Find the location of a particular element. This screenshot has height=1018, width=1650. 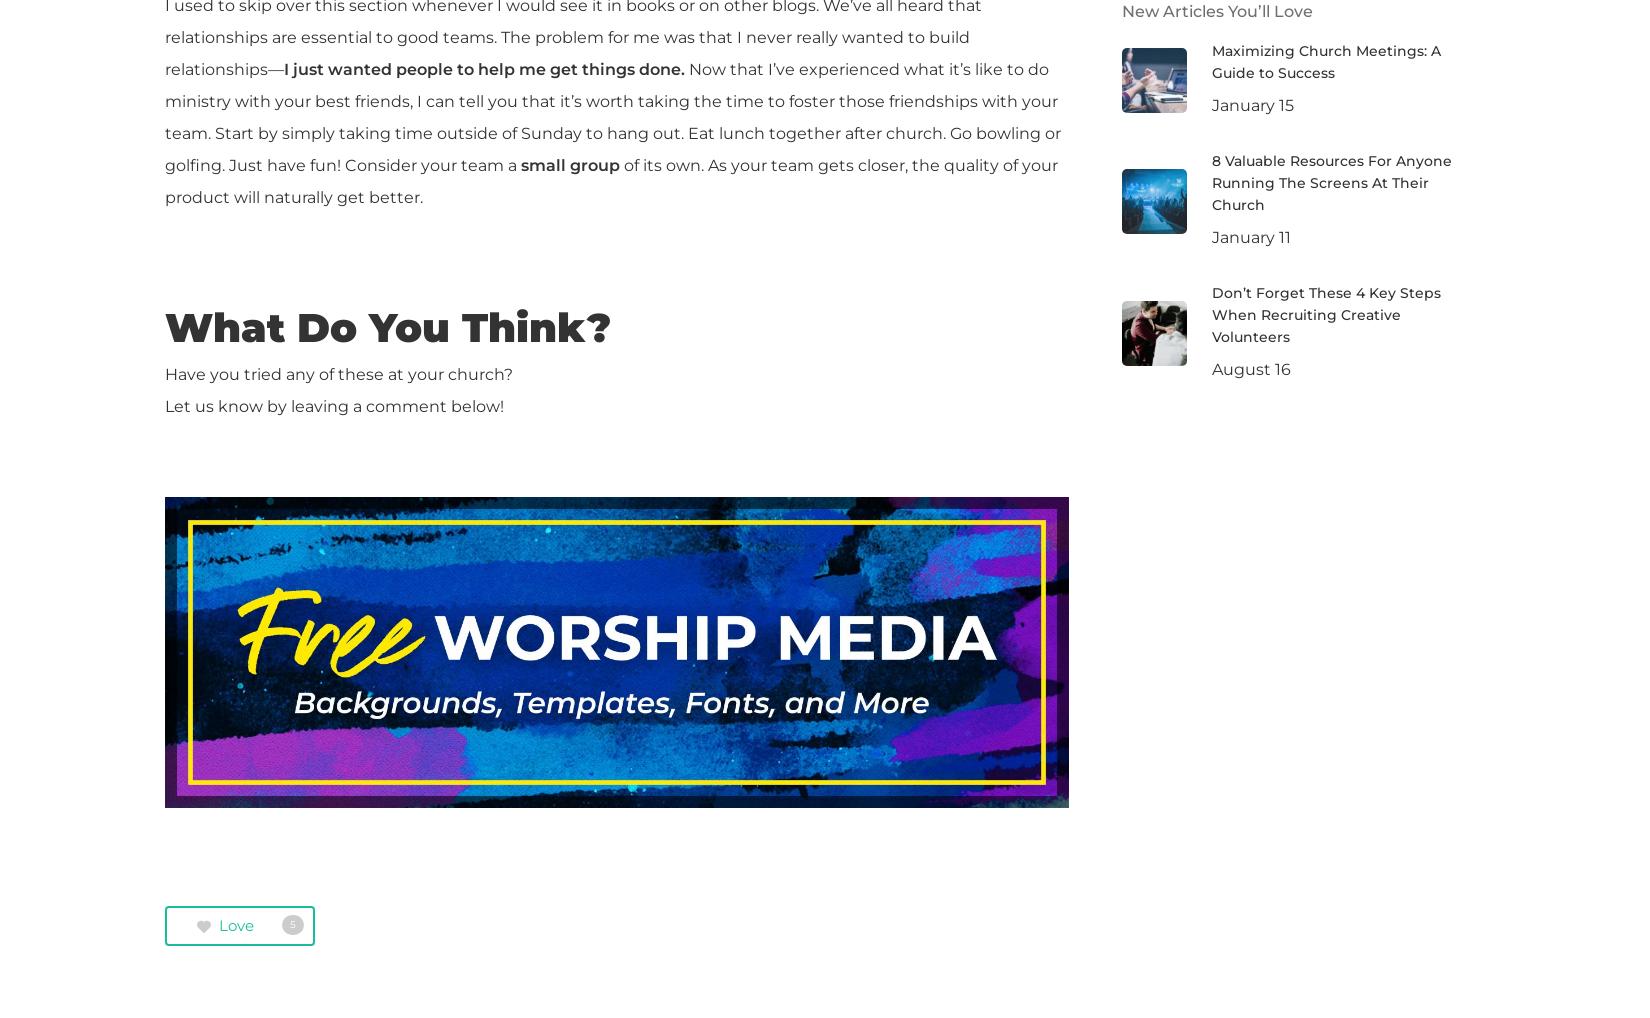

'Have you tried any of these at your church?' is located at coordinates (339, 374).